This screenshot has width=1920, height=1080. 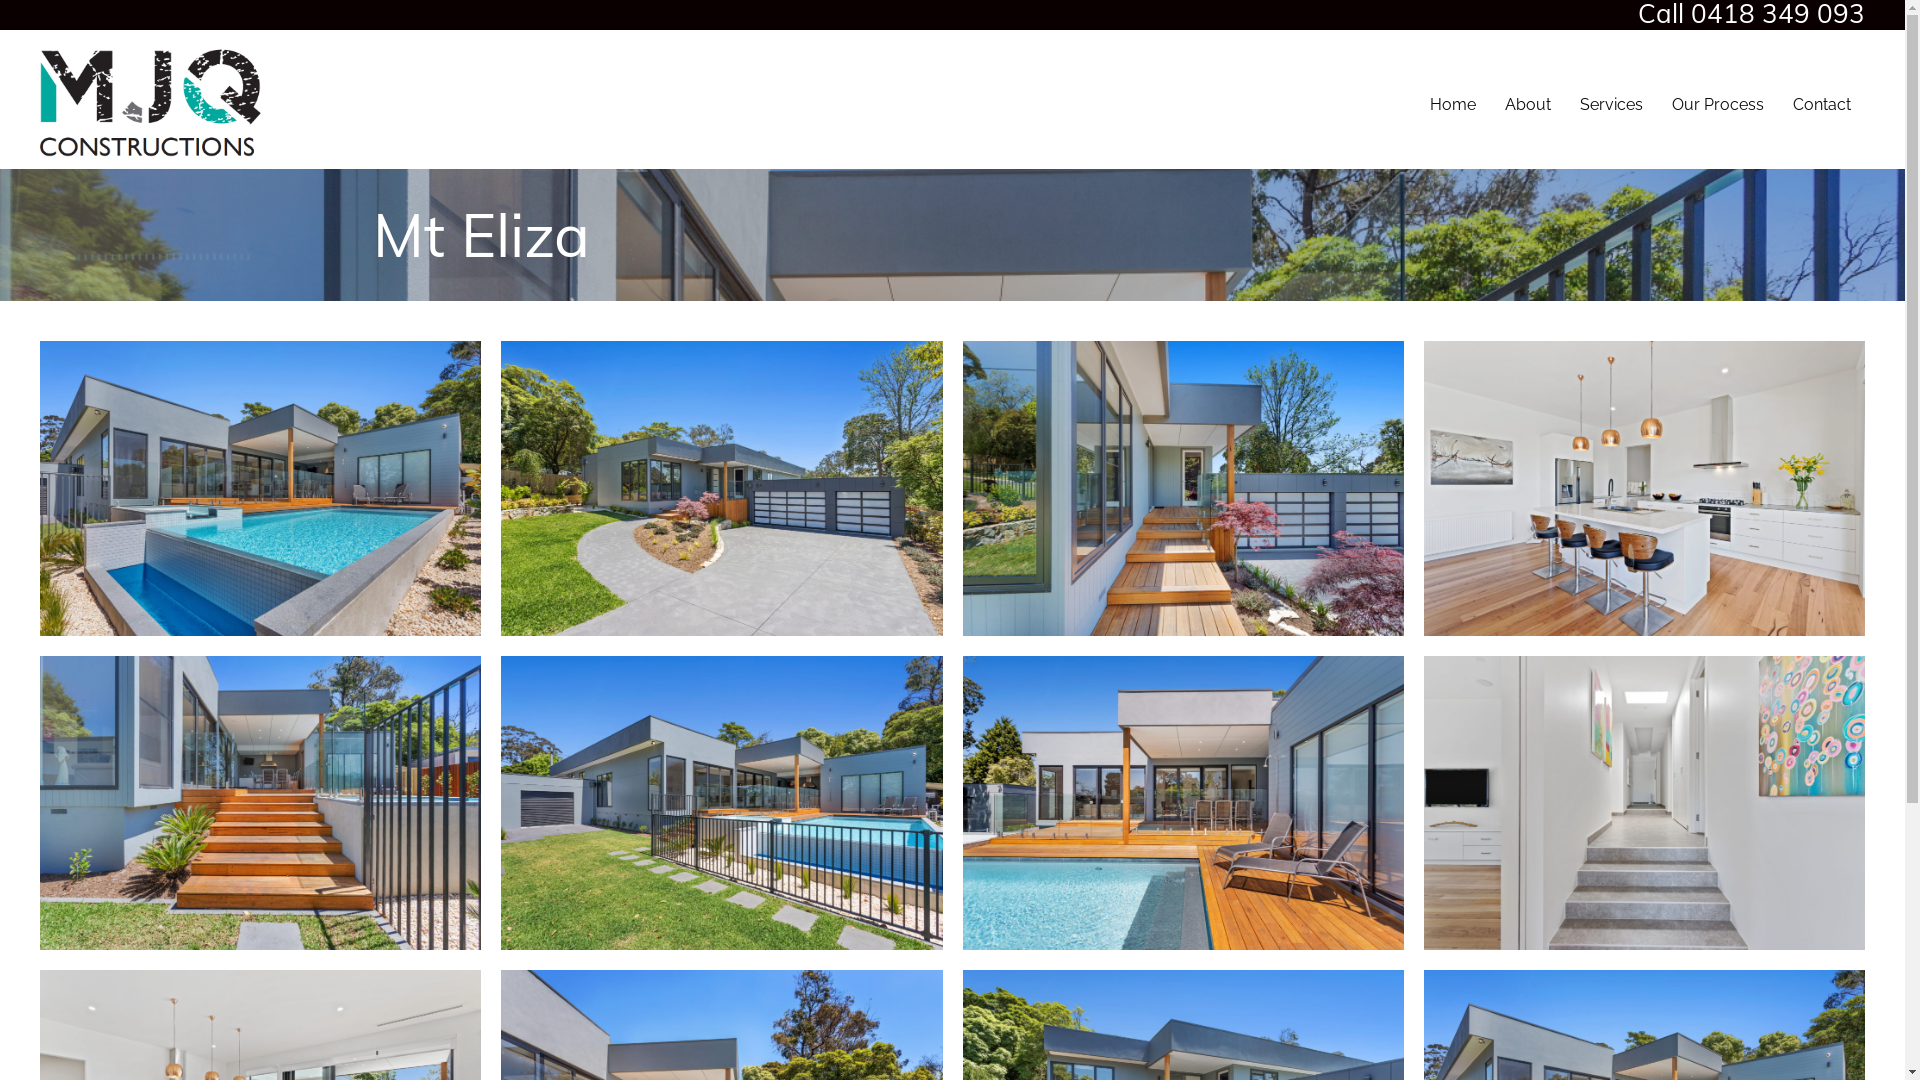 I want to click on 'About', so click(x=1491, y=104).